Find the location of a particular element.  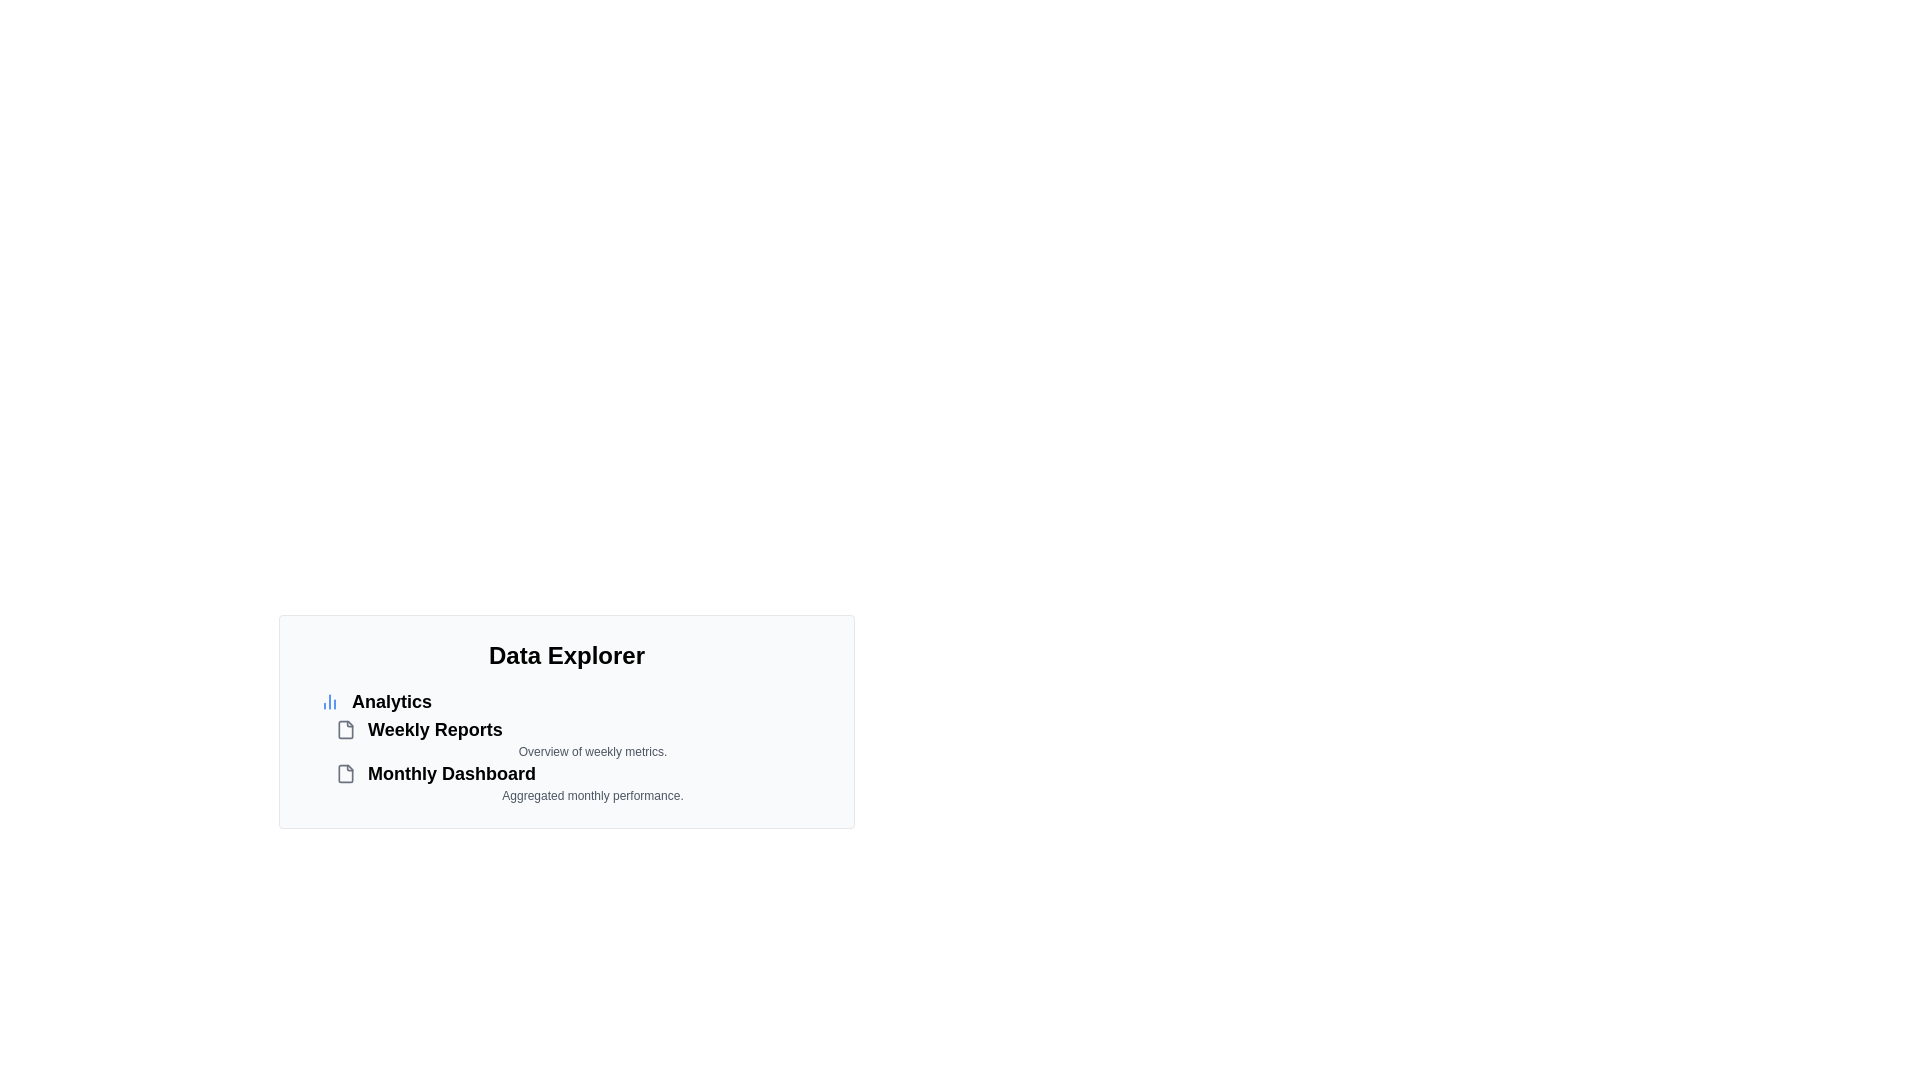

the Text label located under 'Data Explorer', which serves as a title for viewing weekly reports, to associate it with a link if interactive is located at coordinates (434, 729).